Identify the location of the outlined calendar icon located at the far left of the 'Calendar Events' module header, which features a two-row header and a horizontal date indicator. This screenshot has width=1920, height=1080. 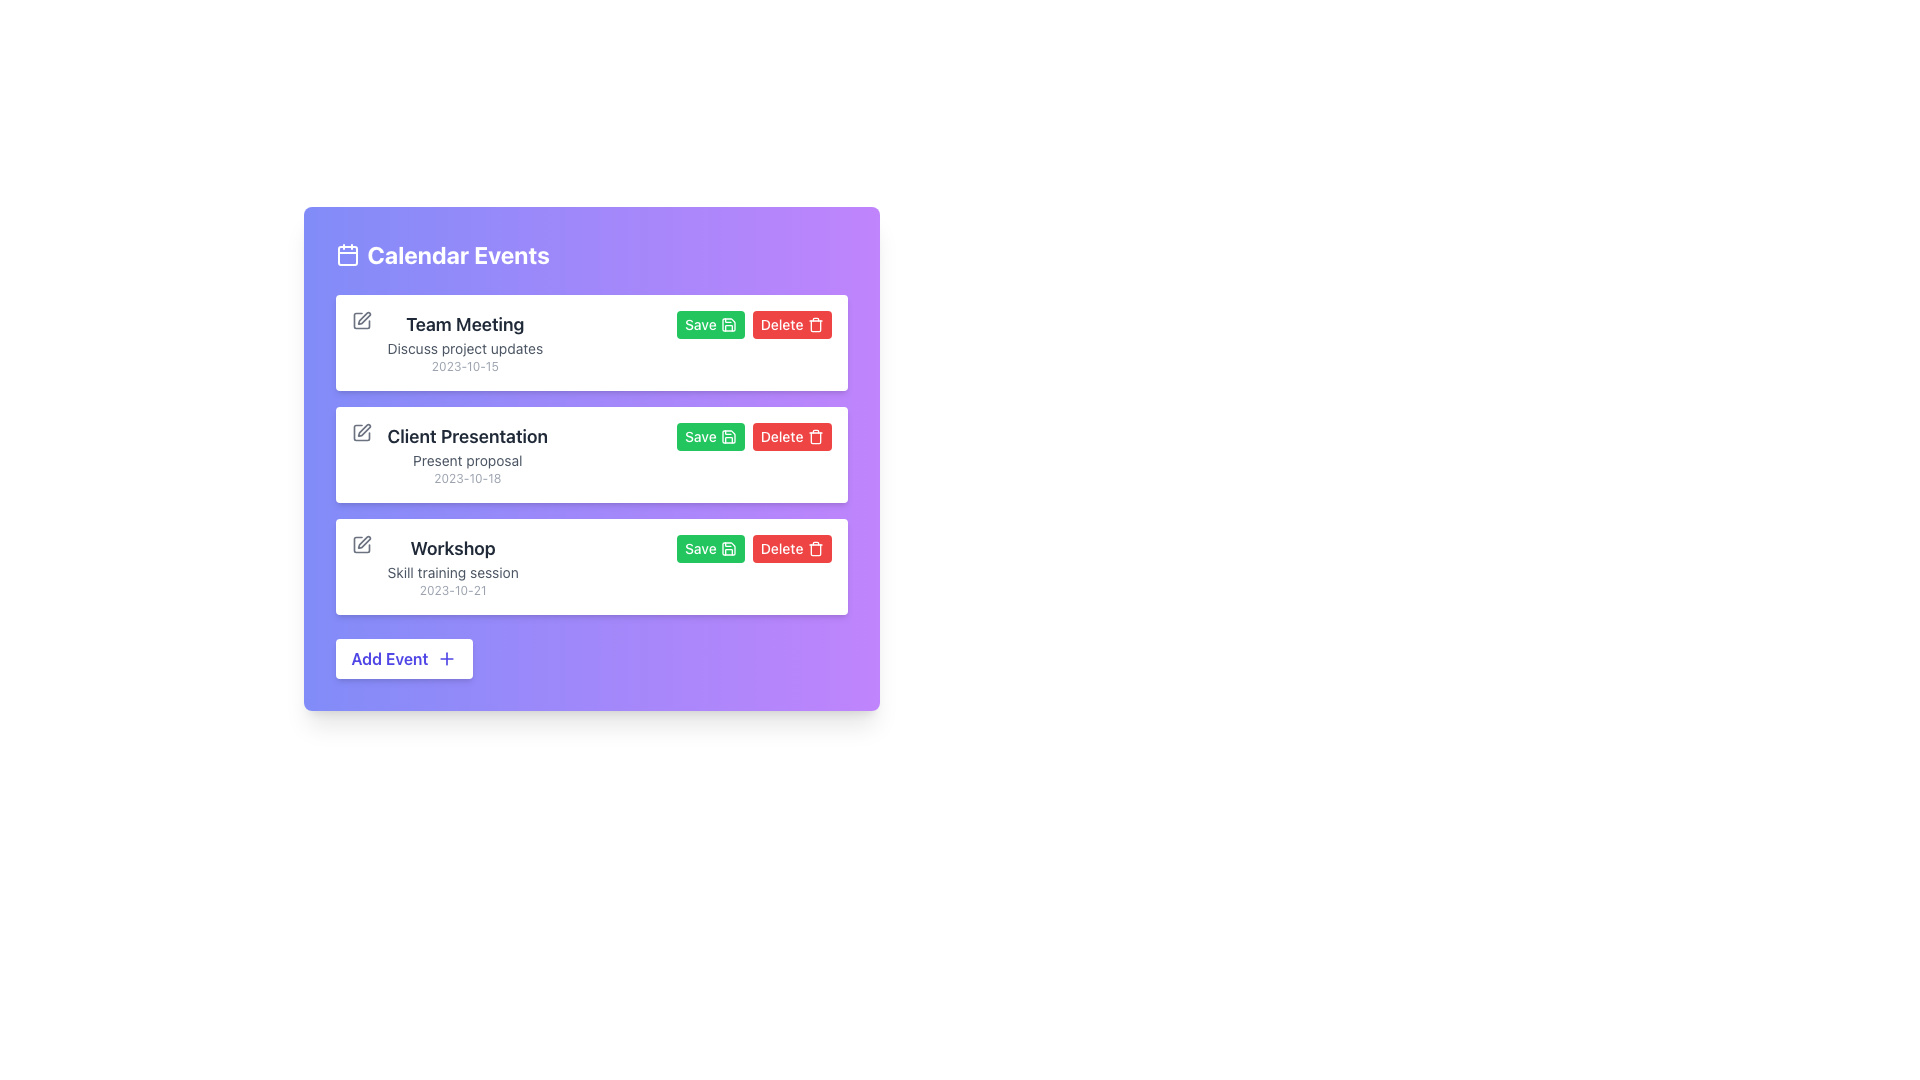
(347, 253).